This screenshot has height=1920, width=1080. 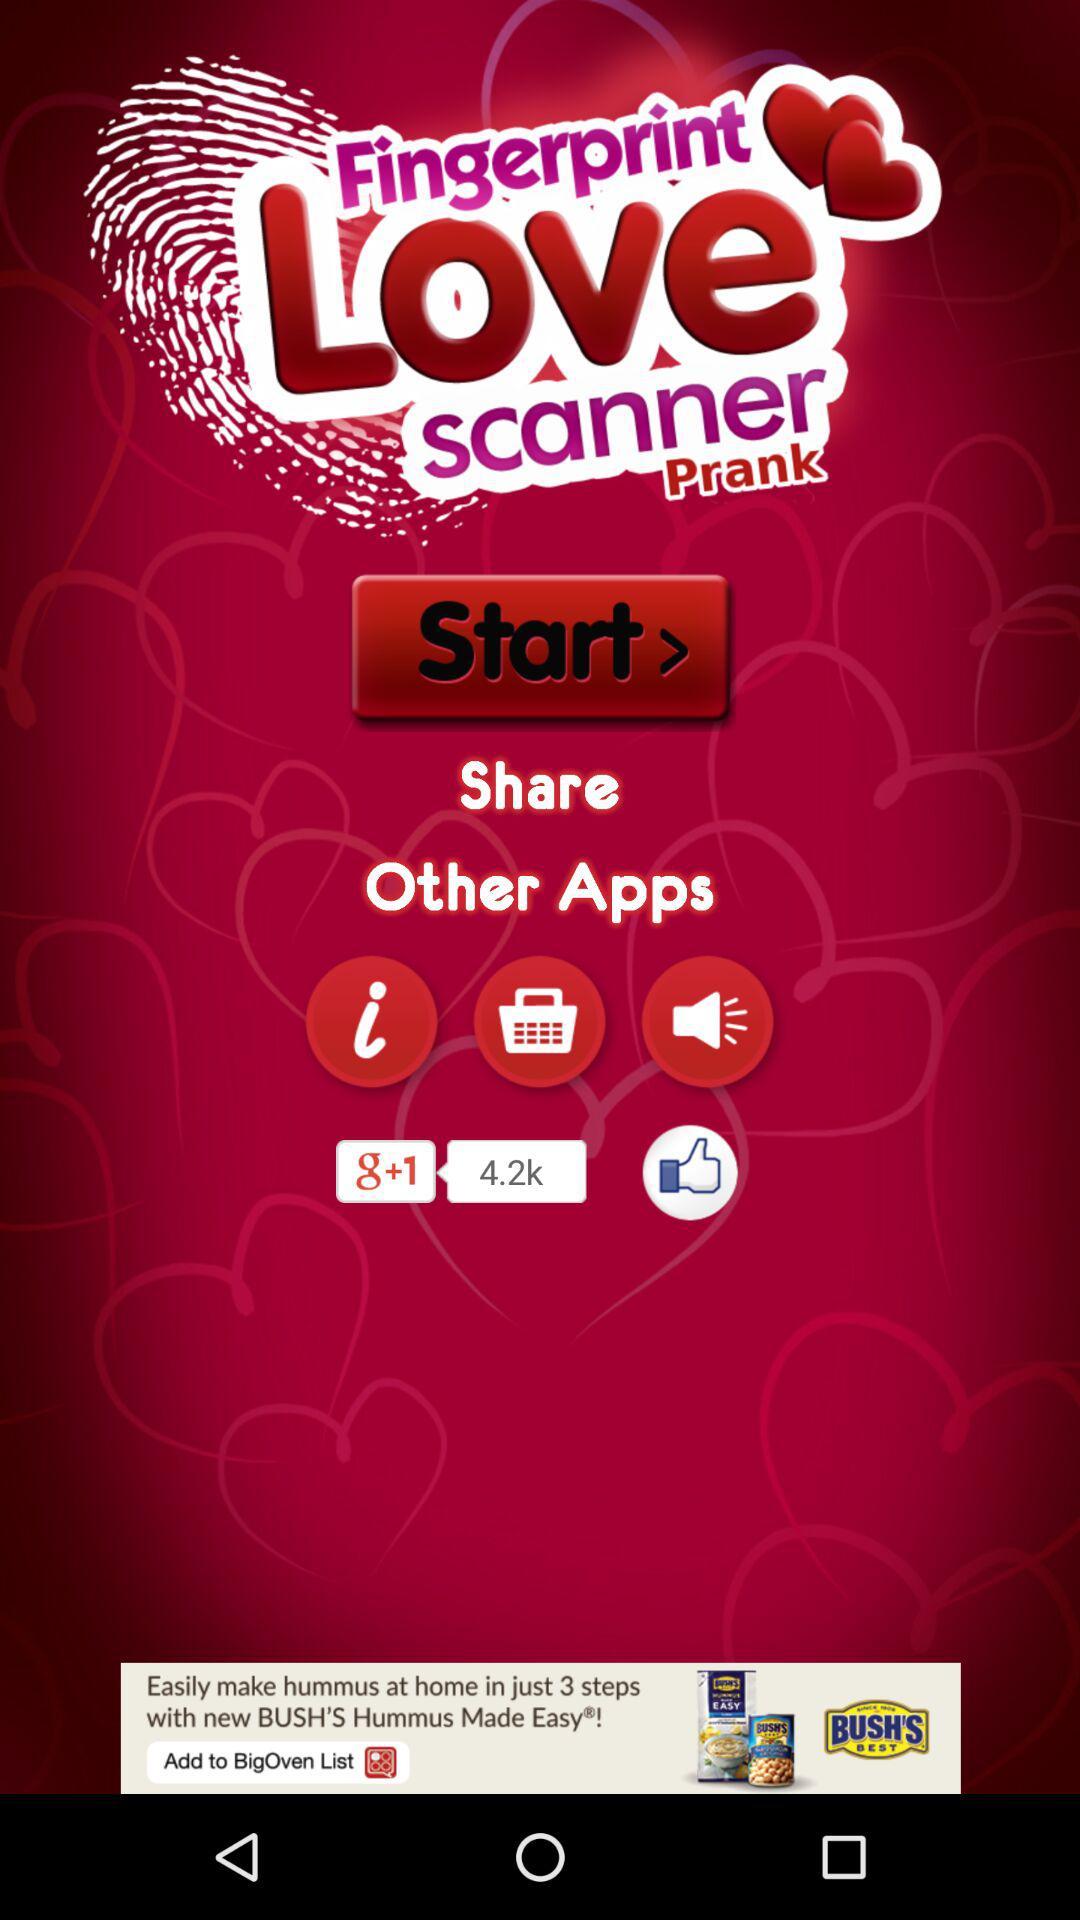 What do you see at coordinates (690, 1171) in the screenshot?
I see `like this app` at bounding box center [690, 1171].